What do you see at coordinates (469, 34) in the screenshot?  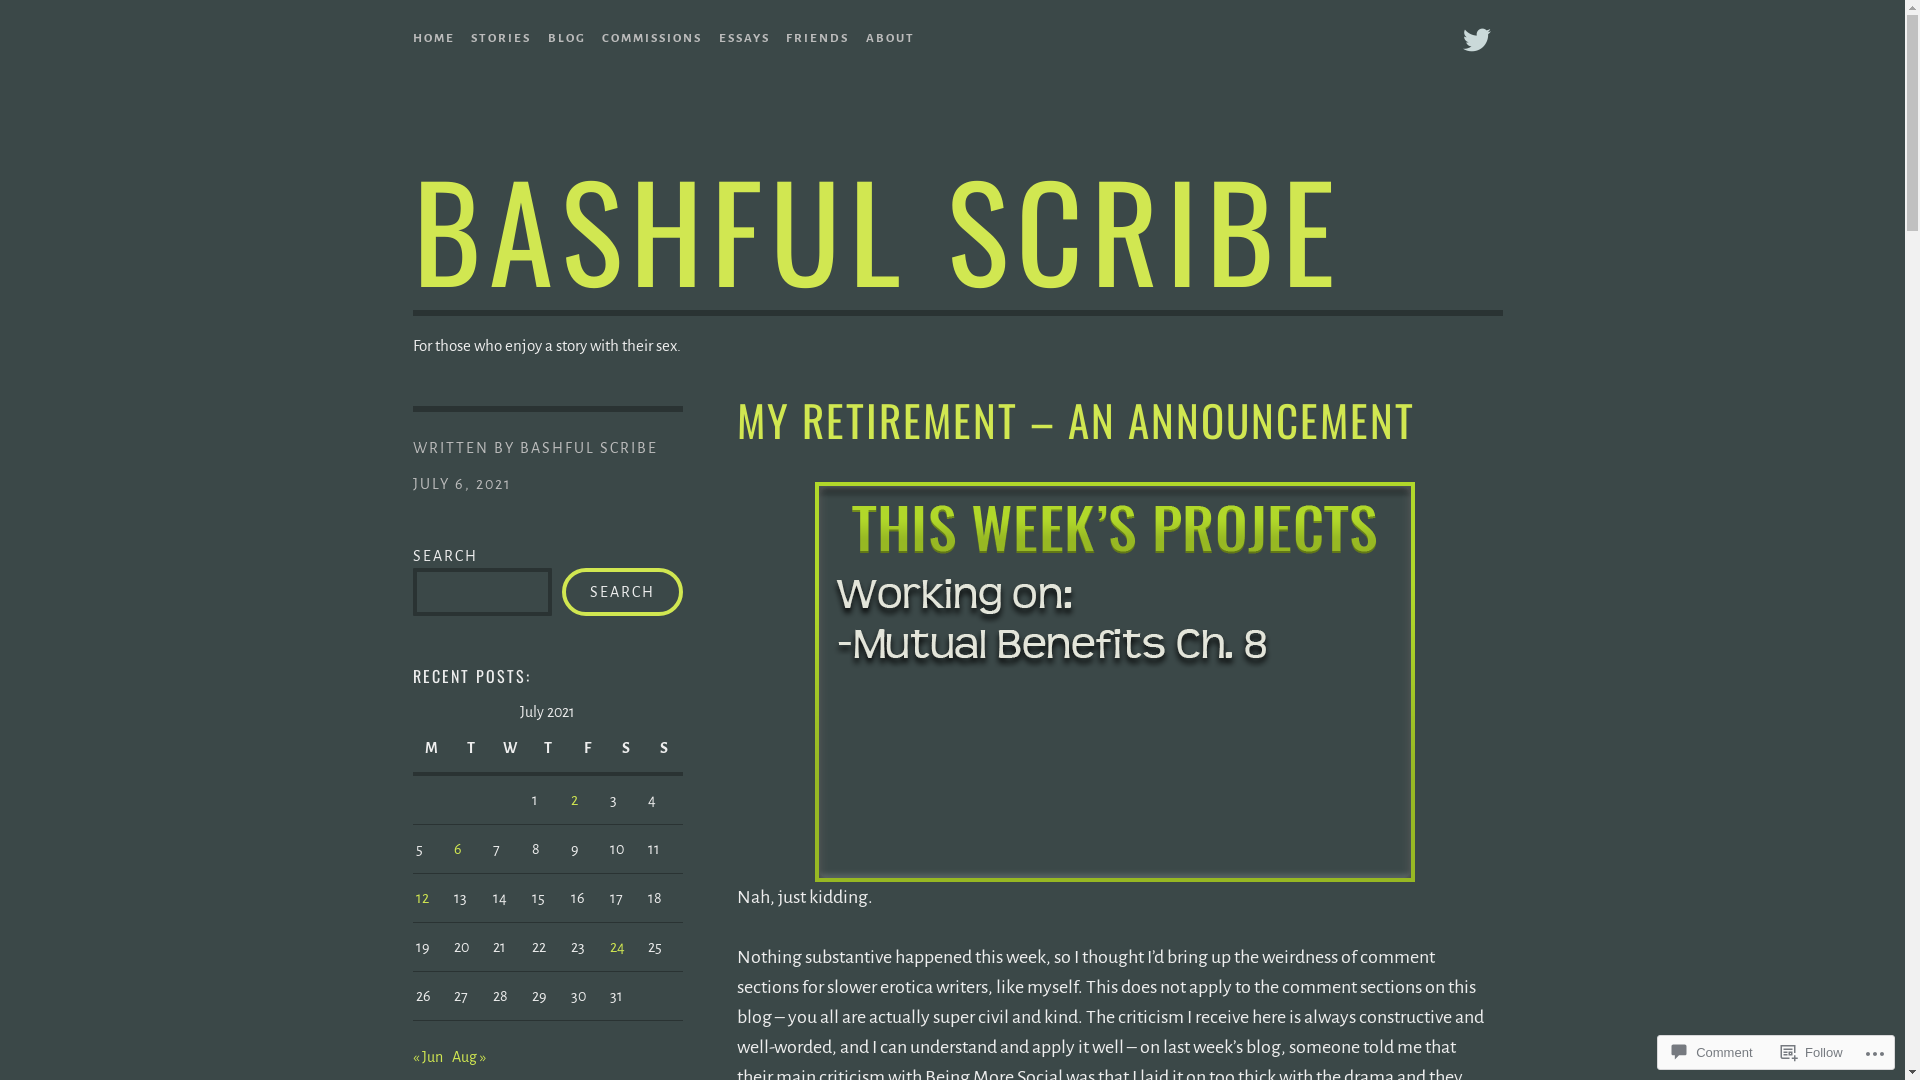 I see `'STORIES'` at bounding box center [469, 34].